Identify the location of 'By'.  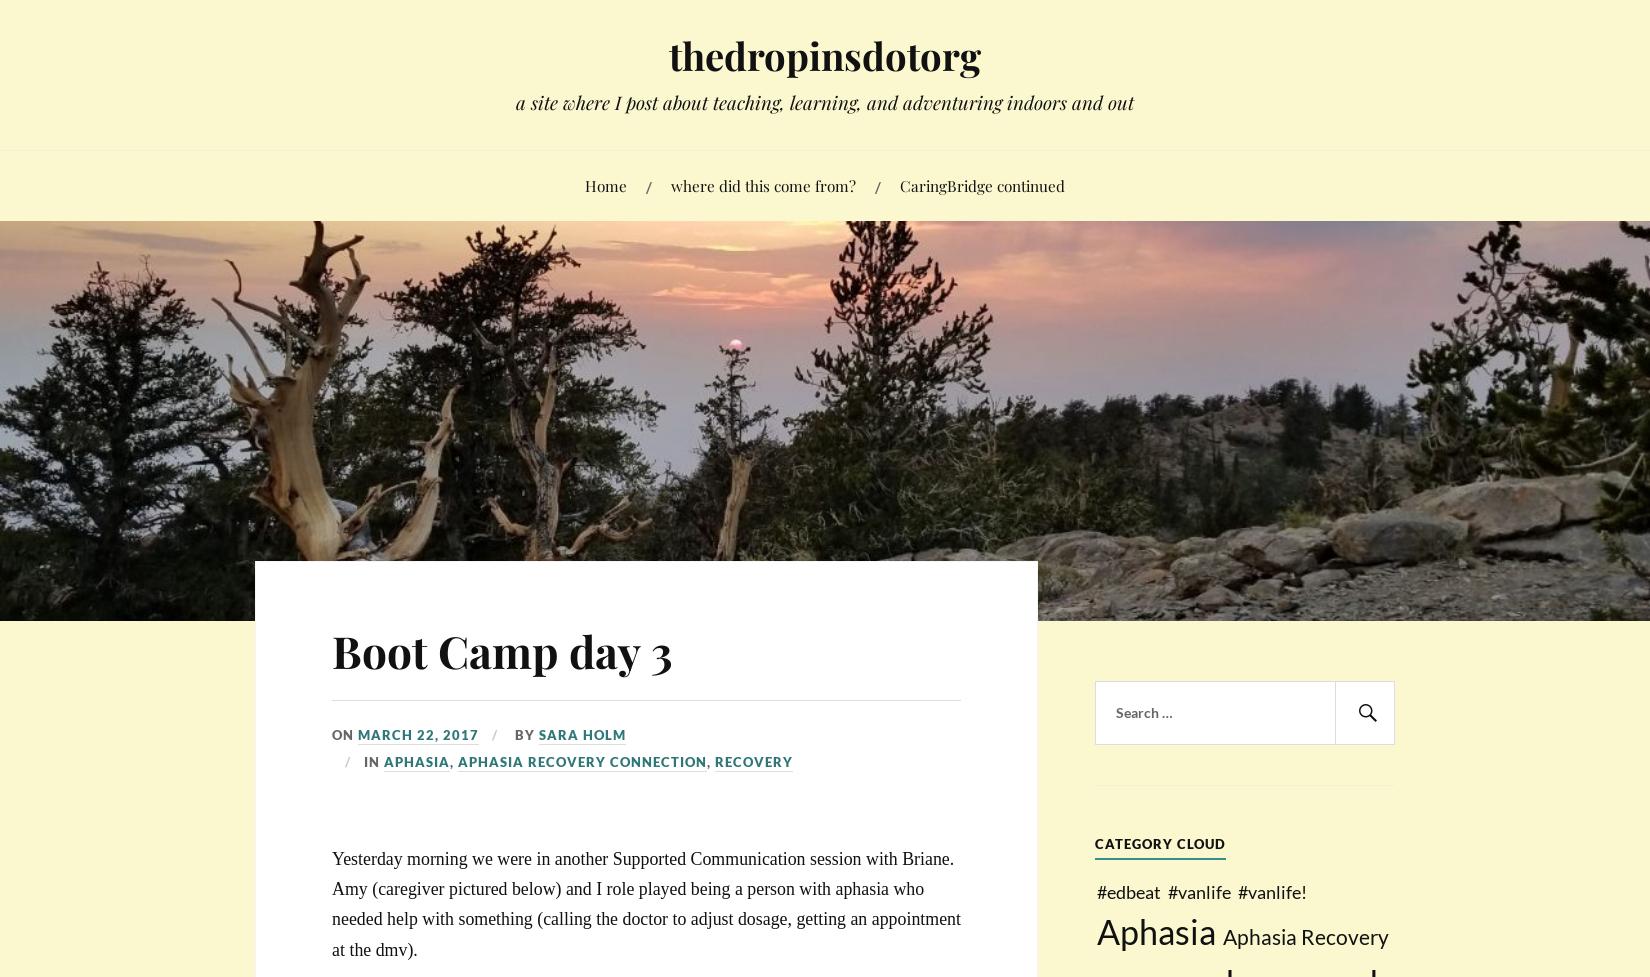
(523, 734).